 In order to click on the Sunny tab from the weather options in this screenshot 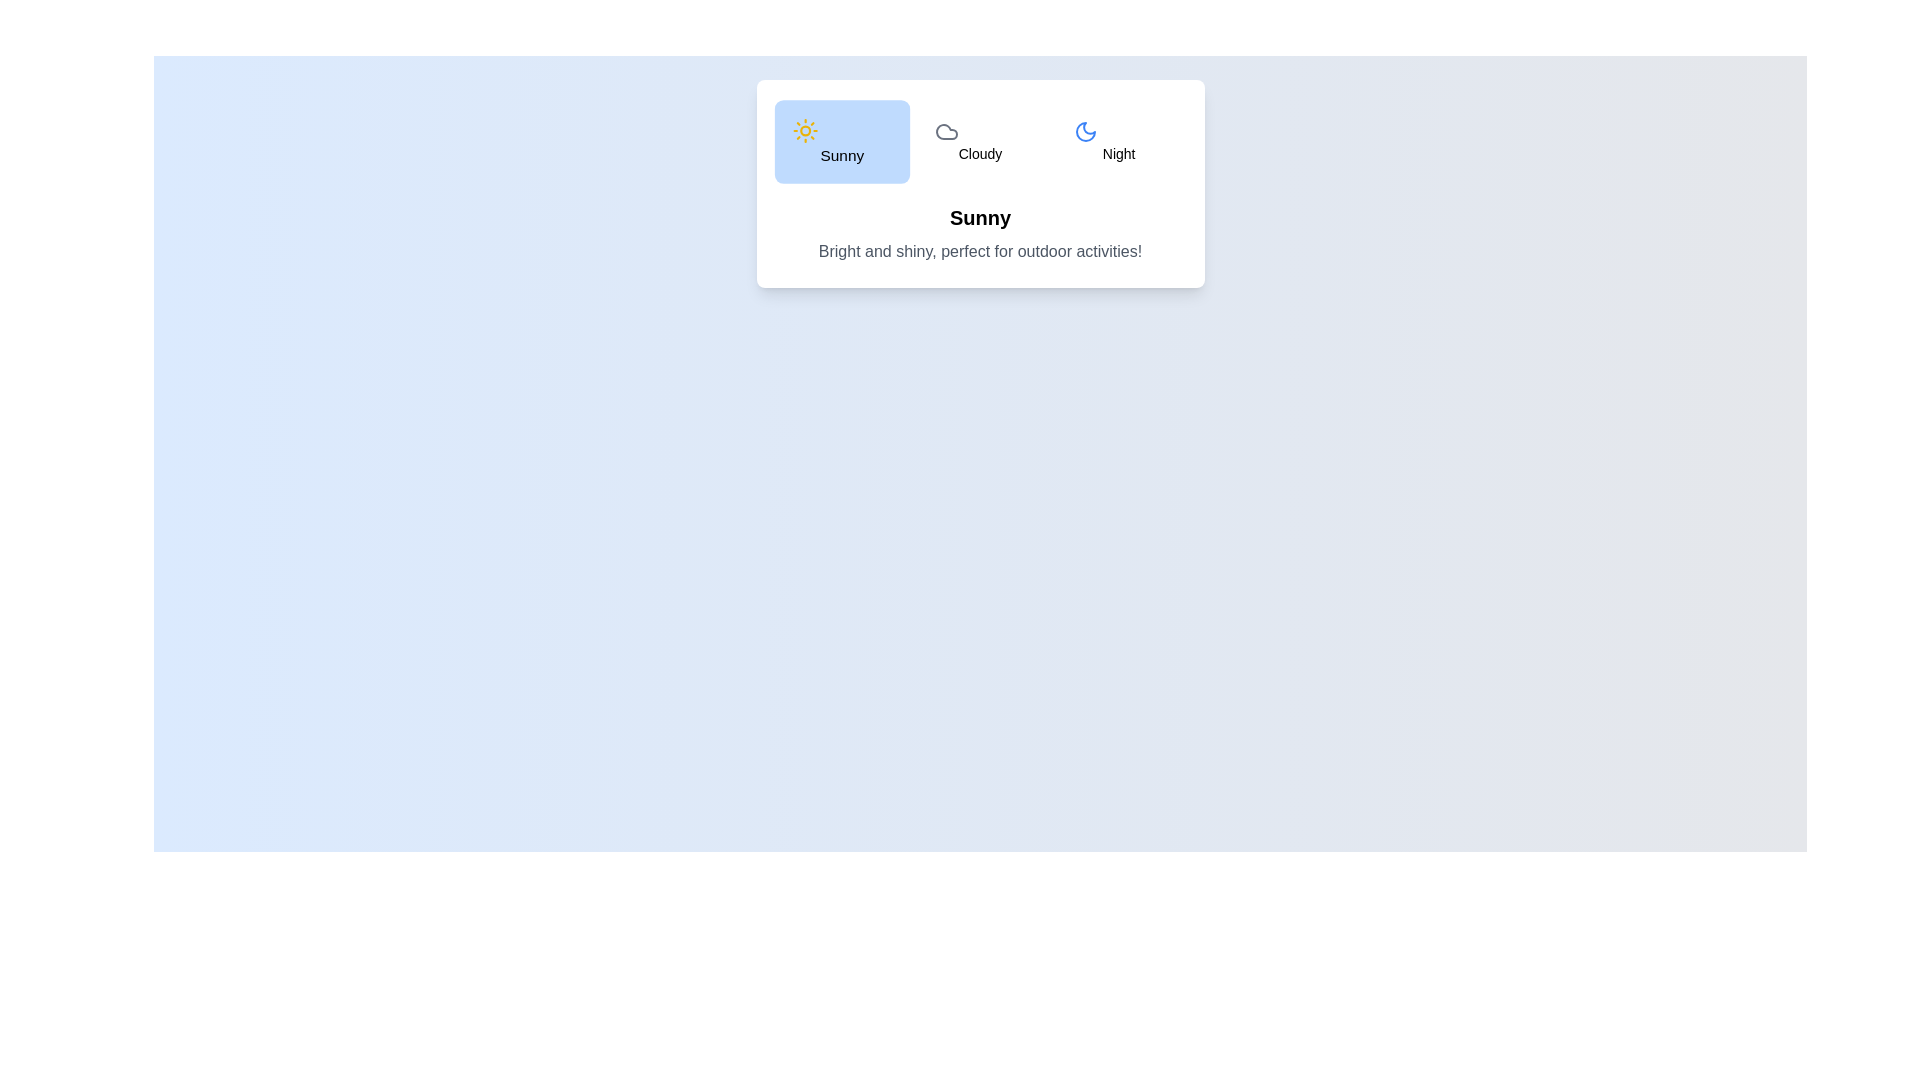, I will do `click(841, 141)`.